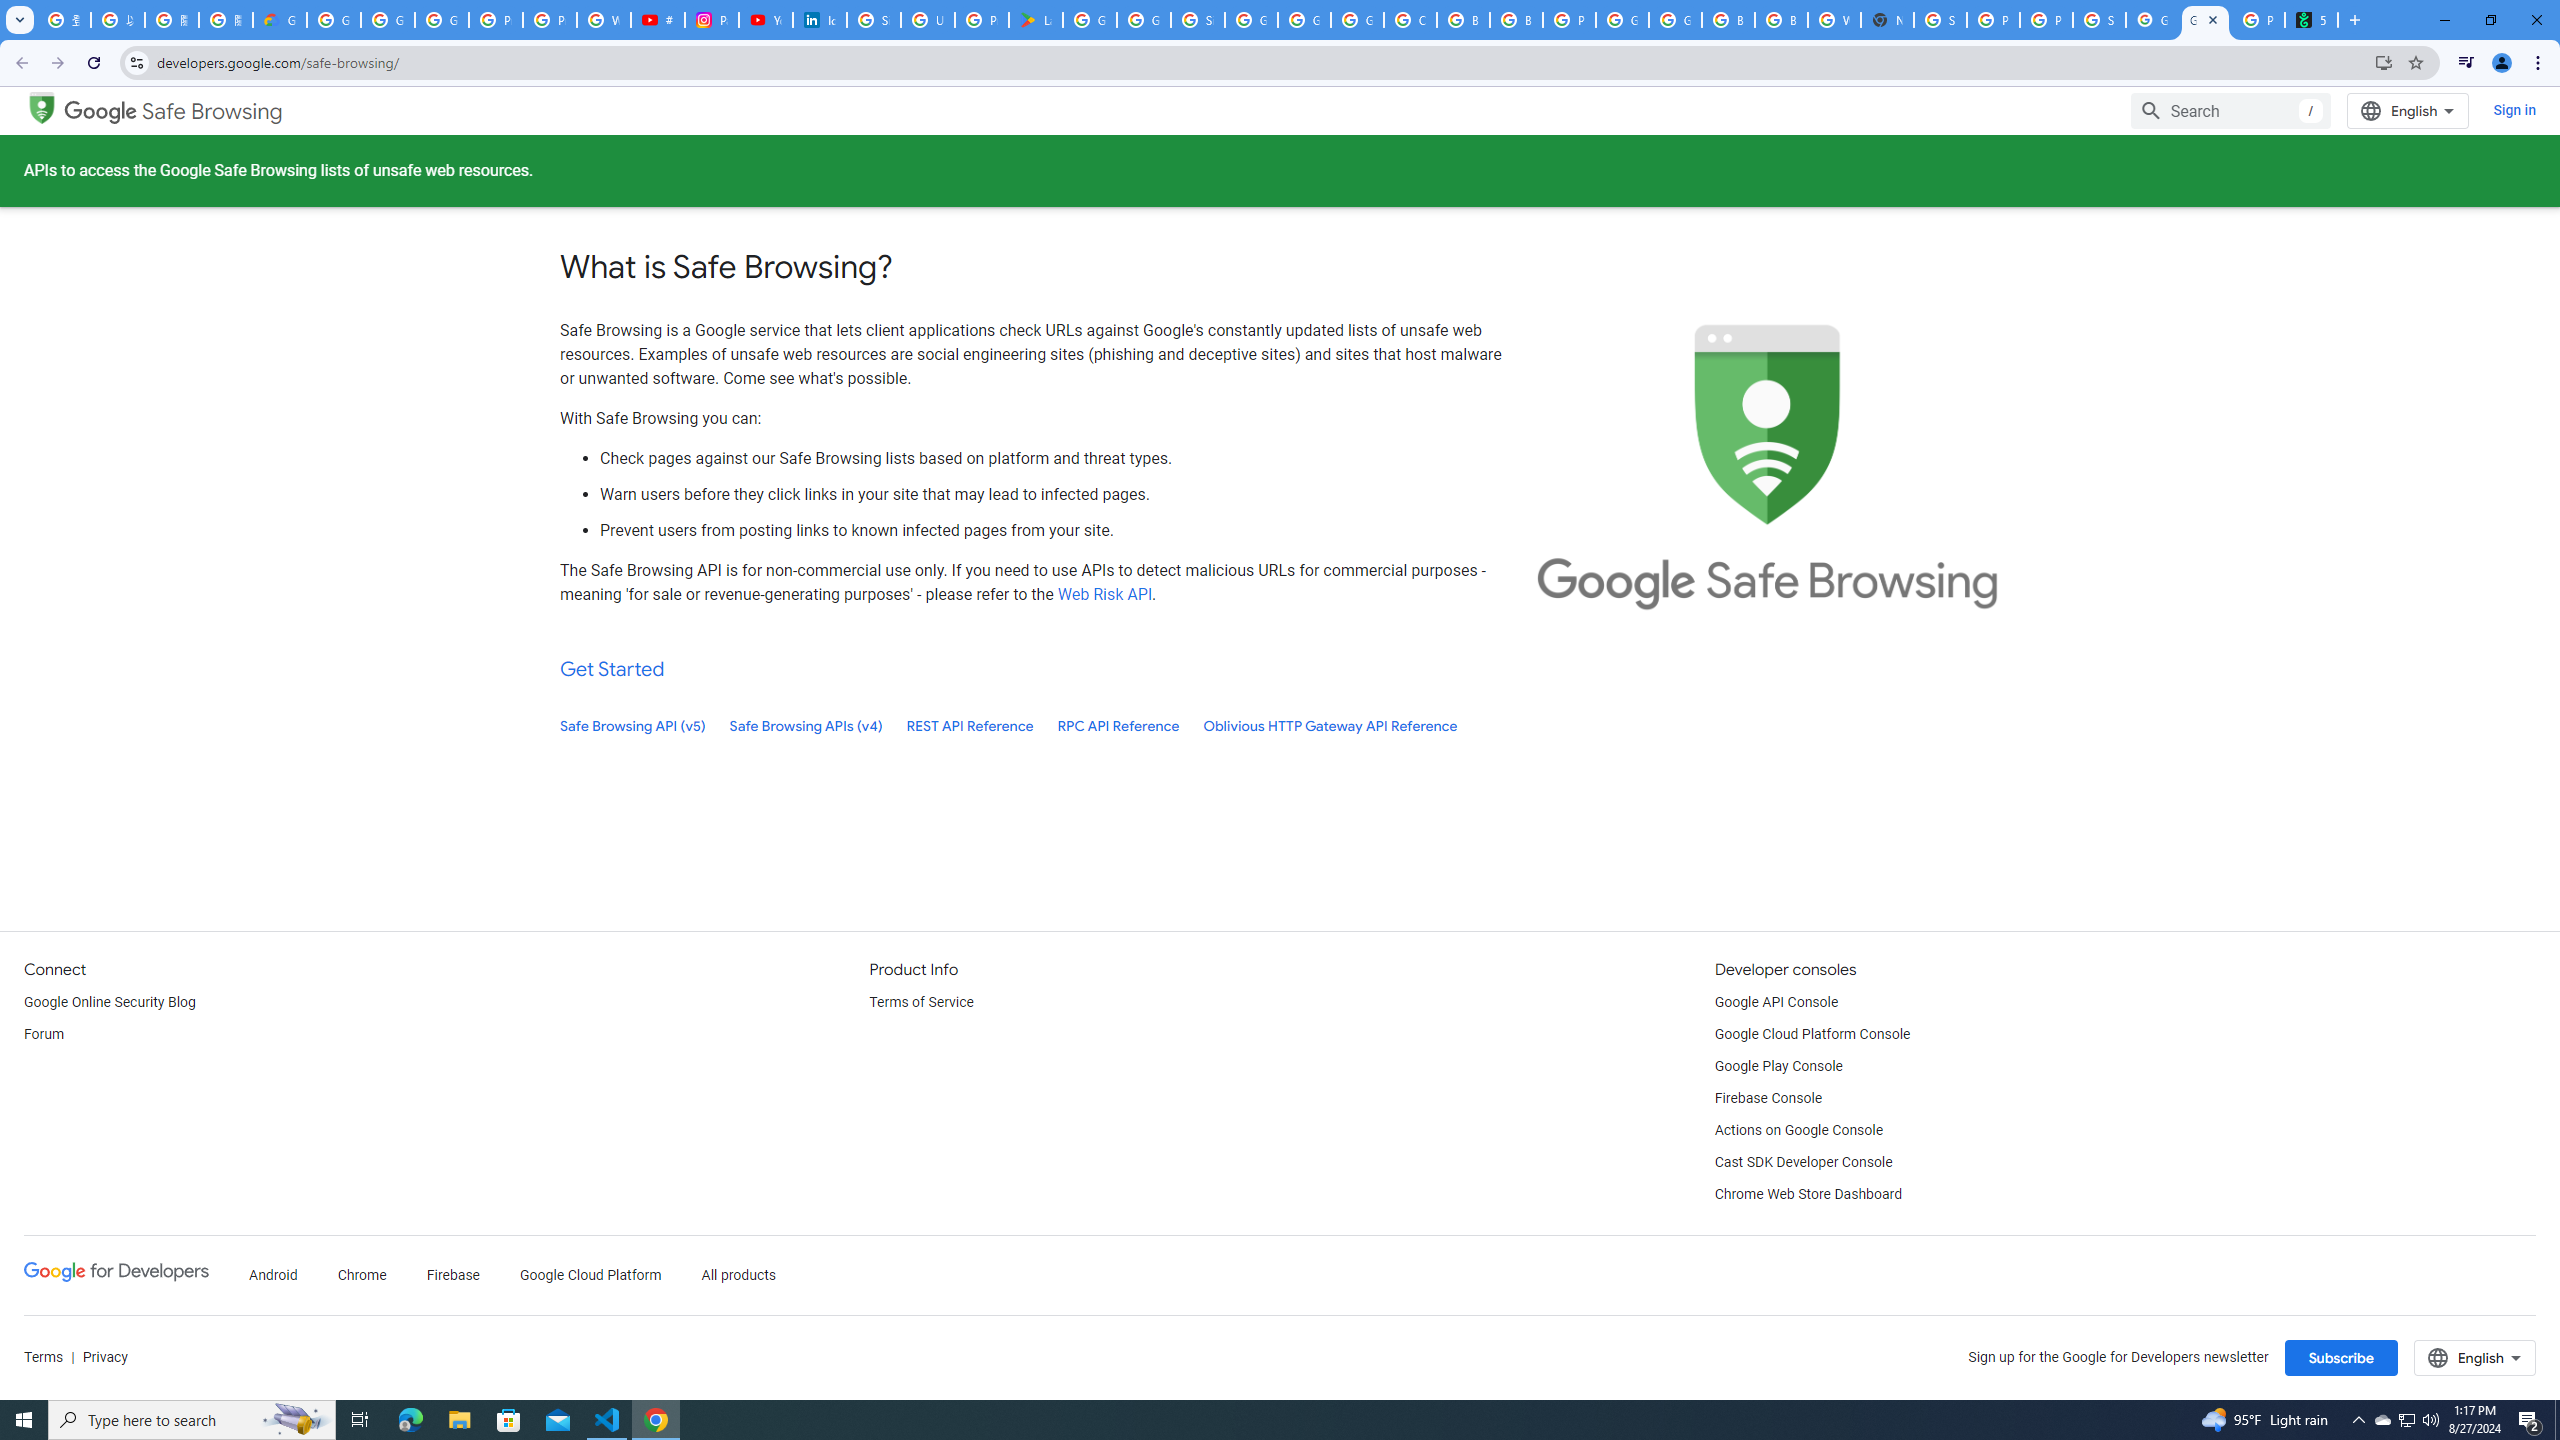 This screenshot has width=2560, height=1440. Describe the element at coordinates (1798, 1130) in the screenshot. I see `'Actions on Google Console'` at that location.